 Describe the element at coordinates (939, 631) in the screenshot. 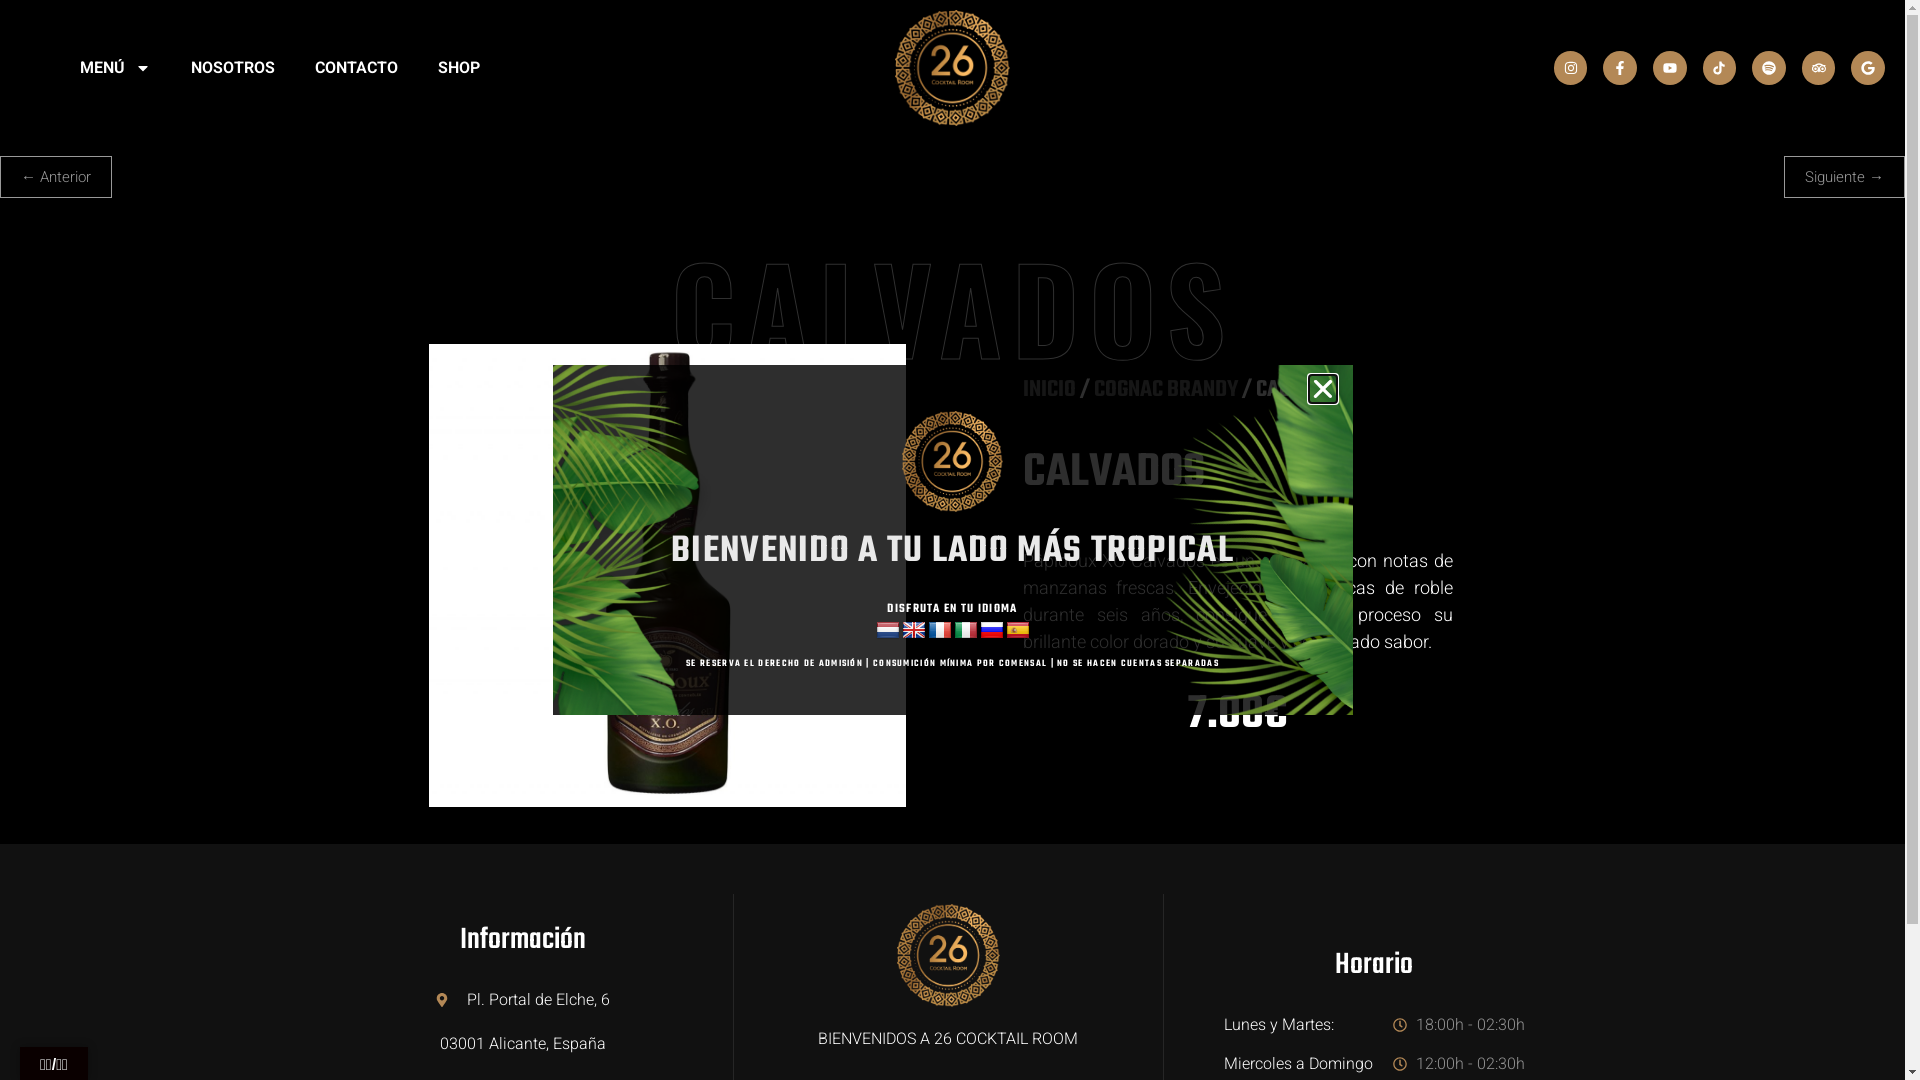

I see `'French'` at that location.